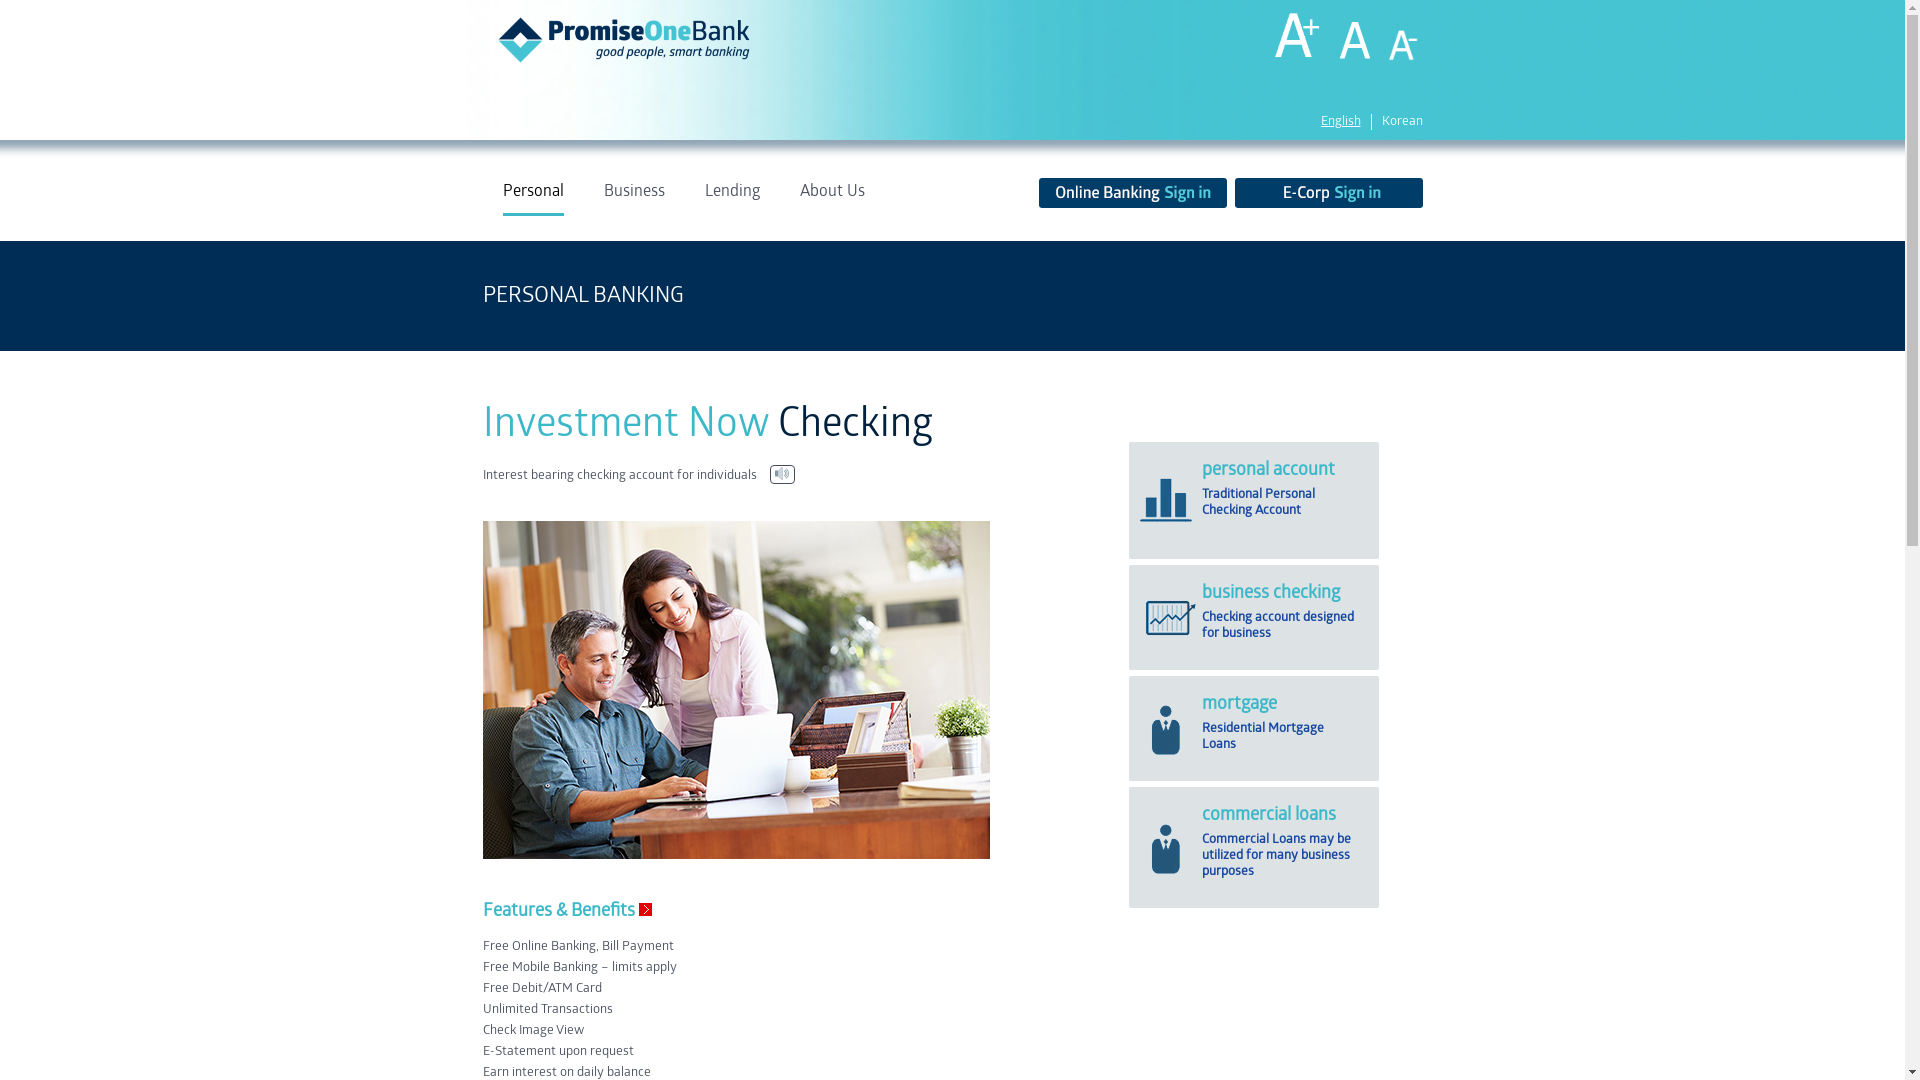  Describe the element at coordinates (1200, 501) in the screenshot. I see `'Traditional Personal Checking Account'` at that location.